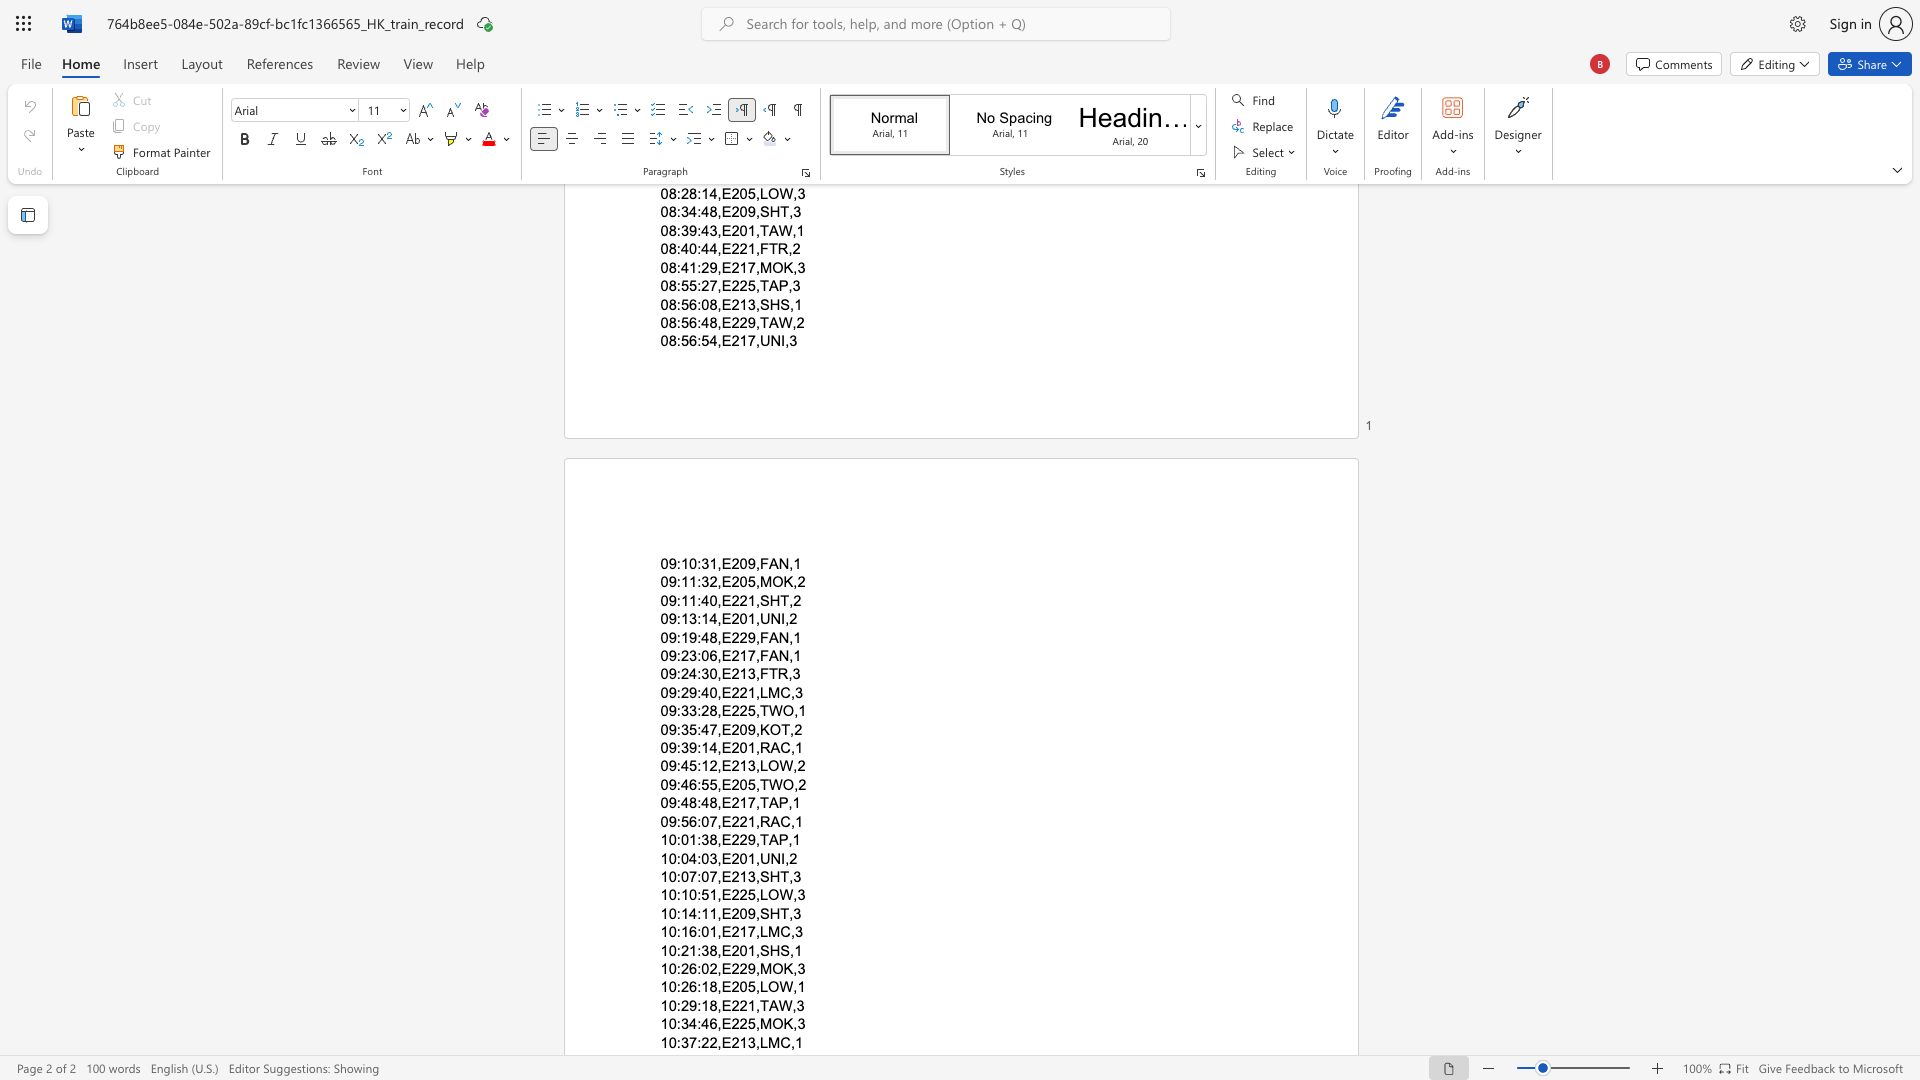 This screenshot has width=1920, height=1080. I want to click on the space between the continuous character "T" and "," in the text, so click(787, 729).